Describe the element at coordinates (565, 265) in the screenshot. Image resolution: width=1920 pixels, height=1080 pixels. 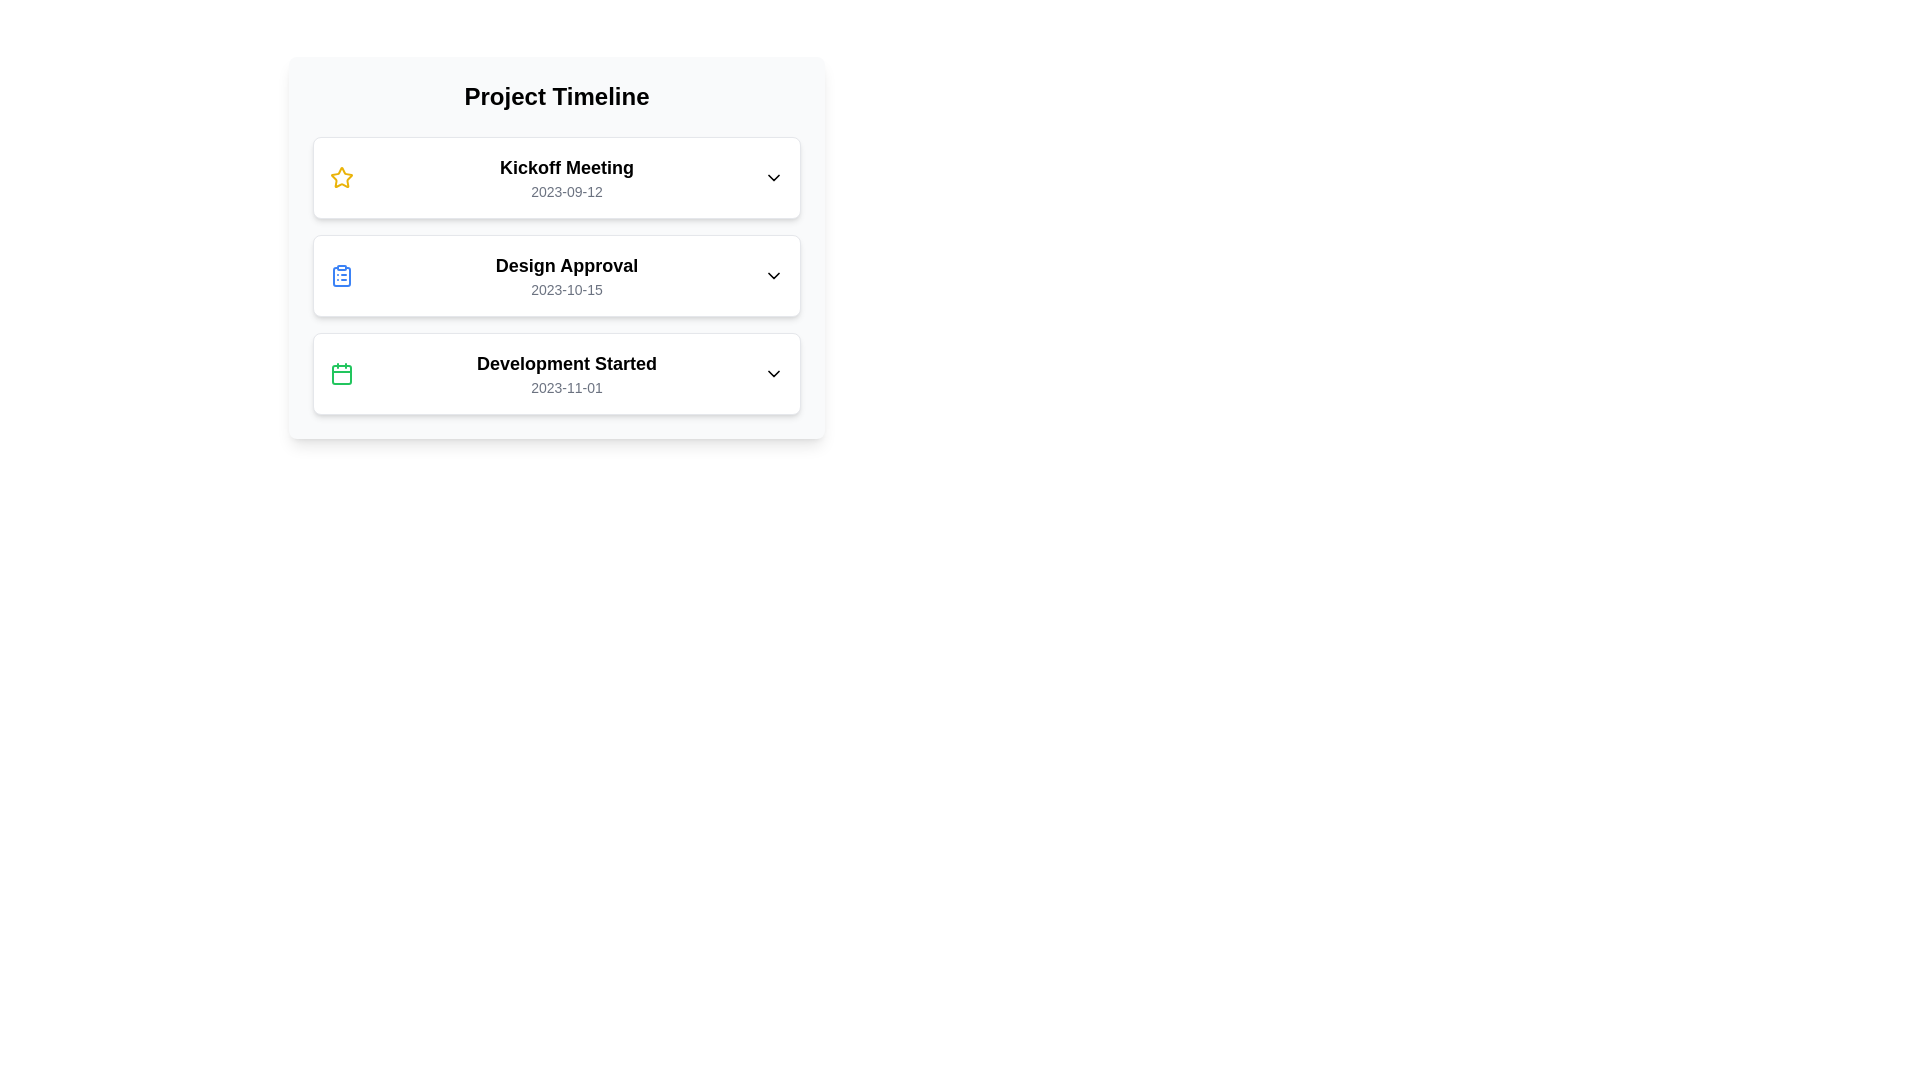
I see `the title text in the timeline interface, which indicates the specific milestone or section it represents and is positioned above a smaller gray text displaying '2023-10-15'` at that location.